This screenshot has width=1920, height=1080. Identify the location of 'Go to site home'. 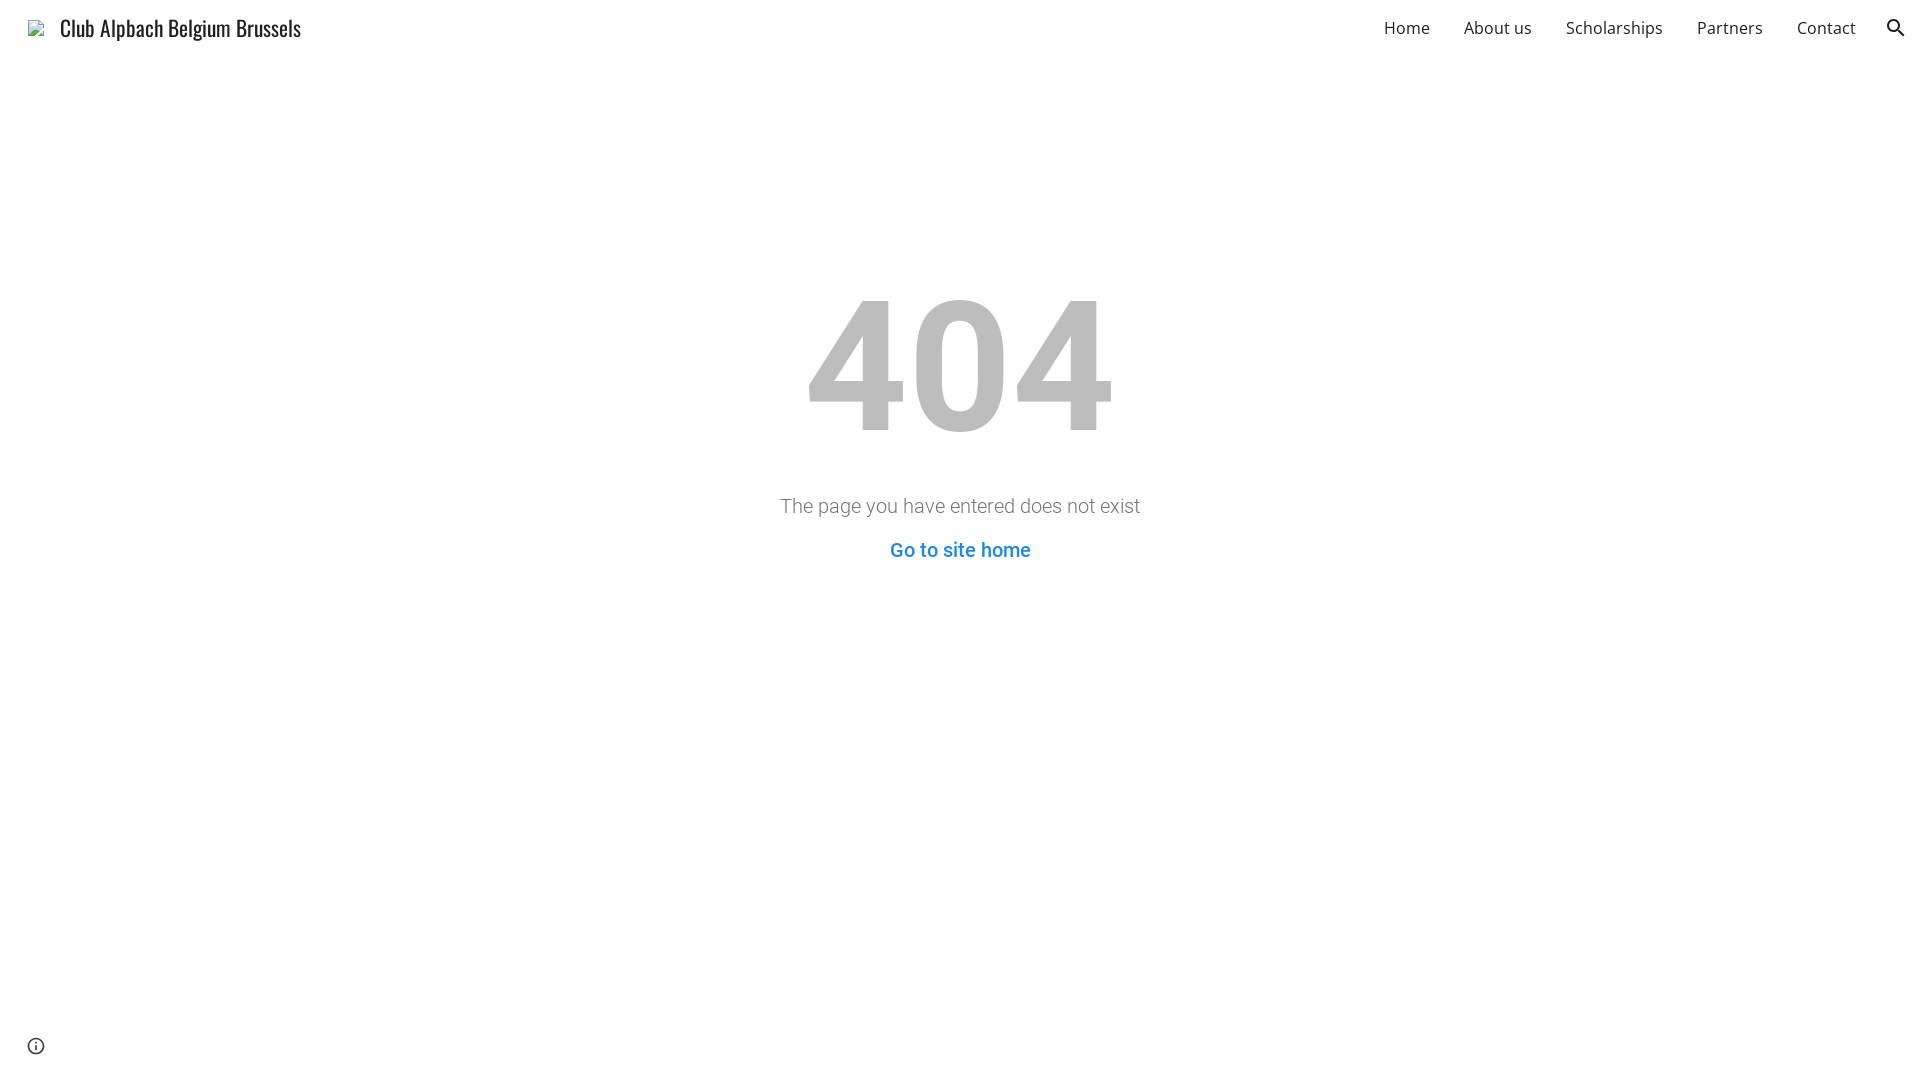
(888, 550).